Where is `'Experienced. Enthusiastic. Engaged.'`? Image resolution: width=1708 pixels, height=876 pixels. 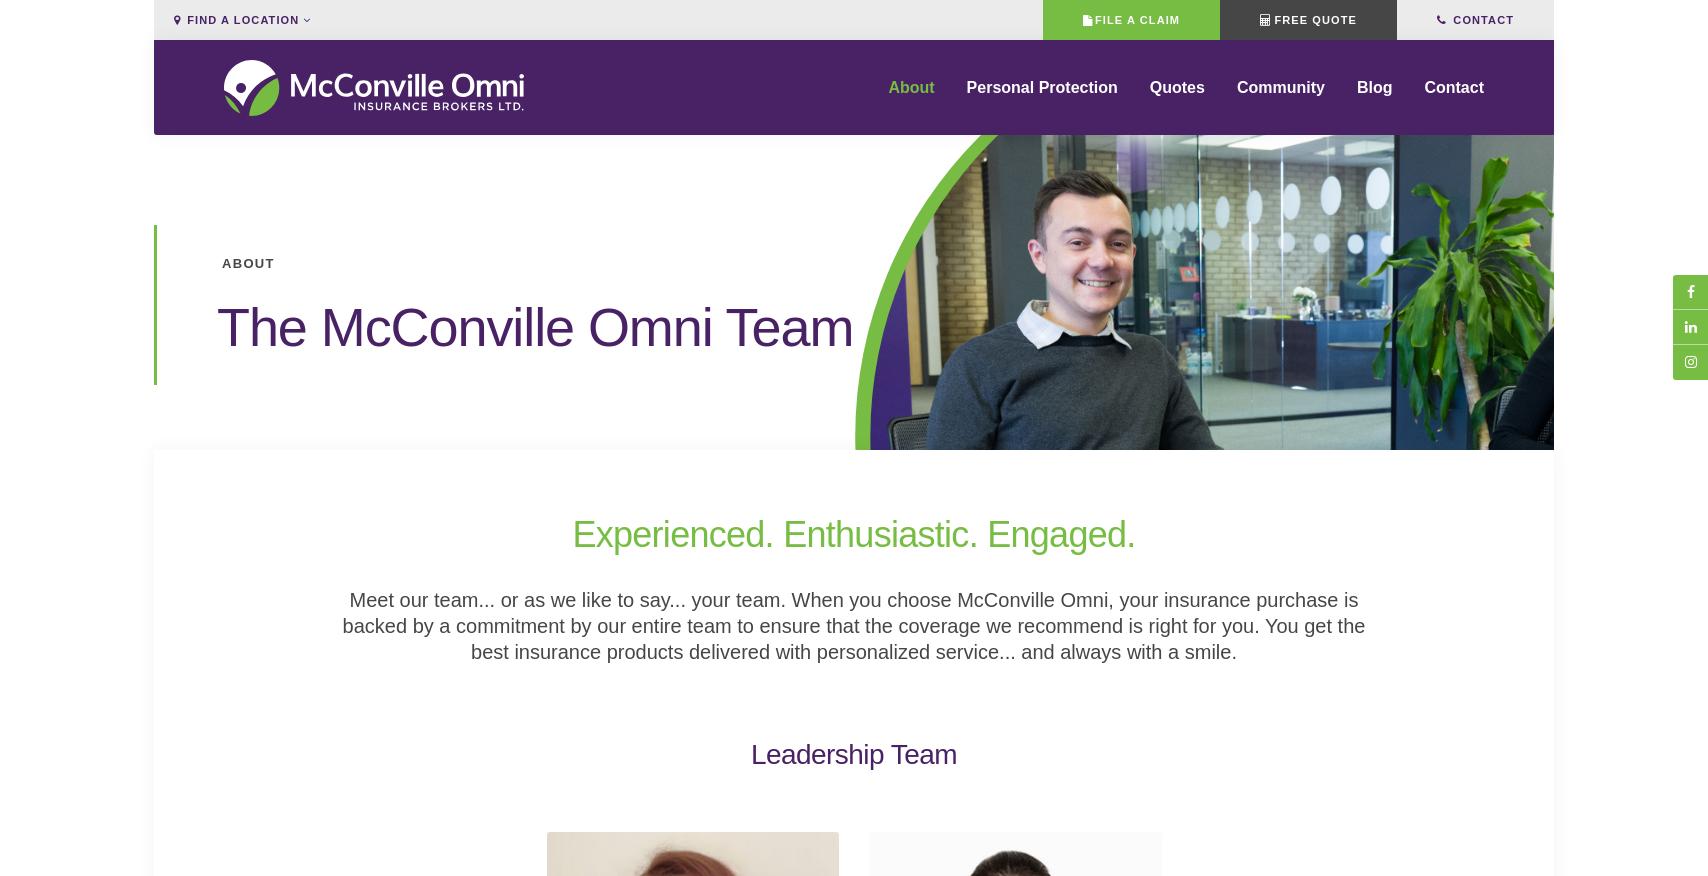 'Experienced. Enthusiastic. Engaged.' is located at coordinates (853, 534).